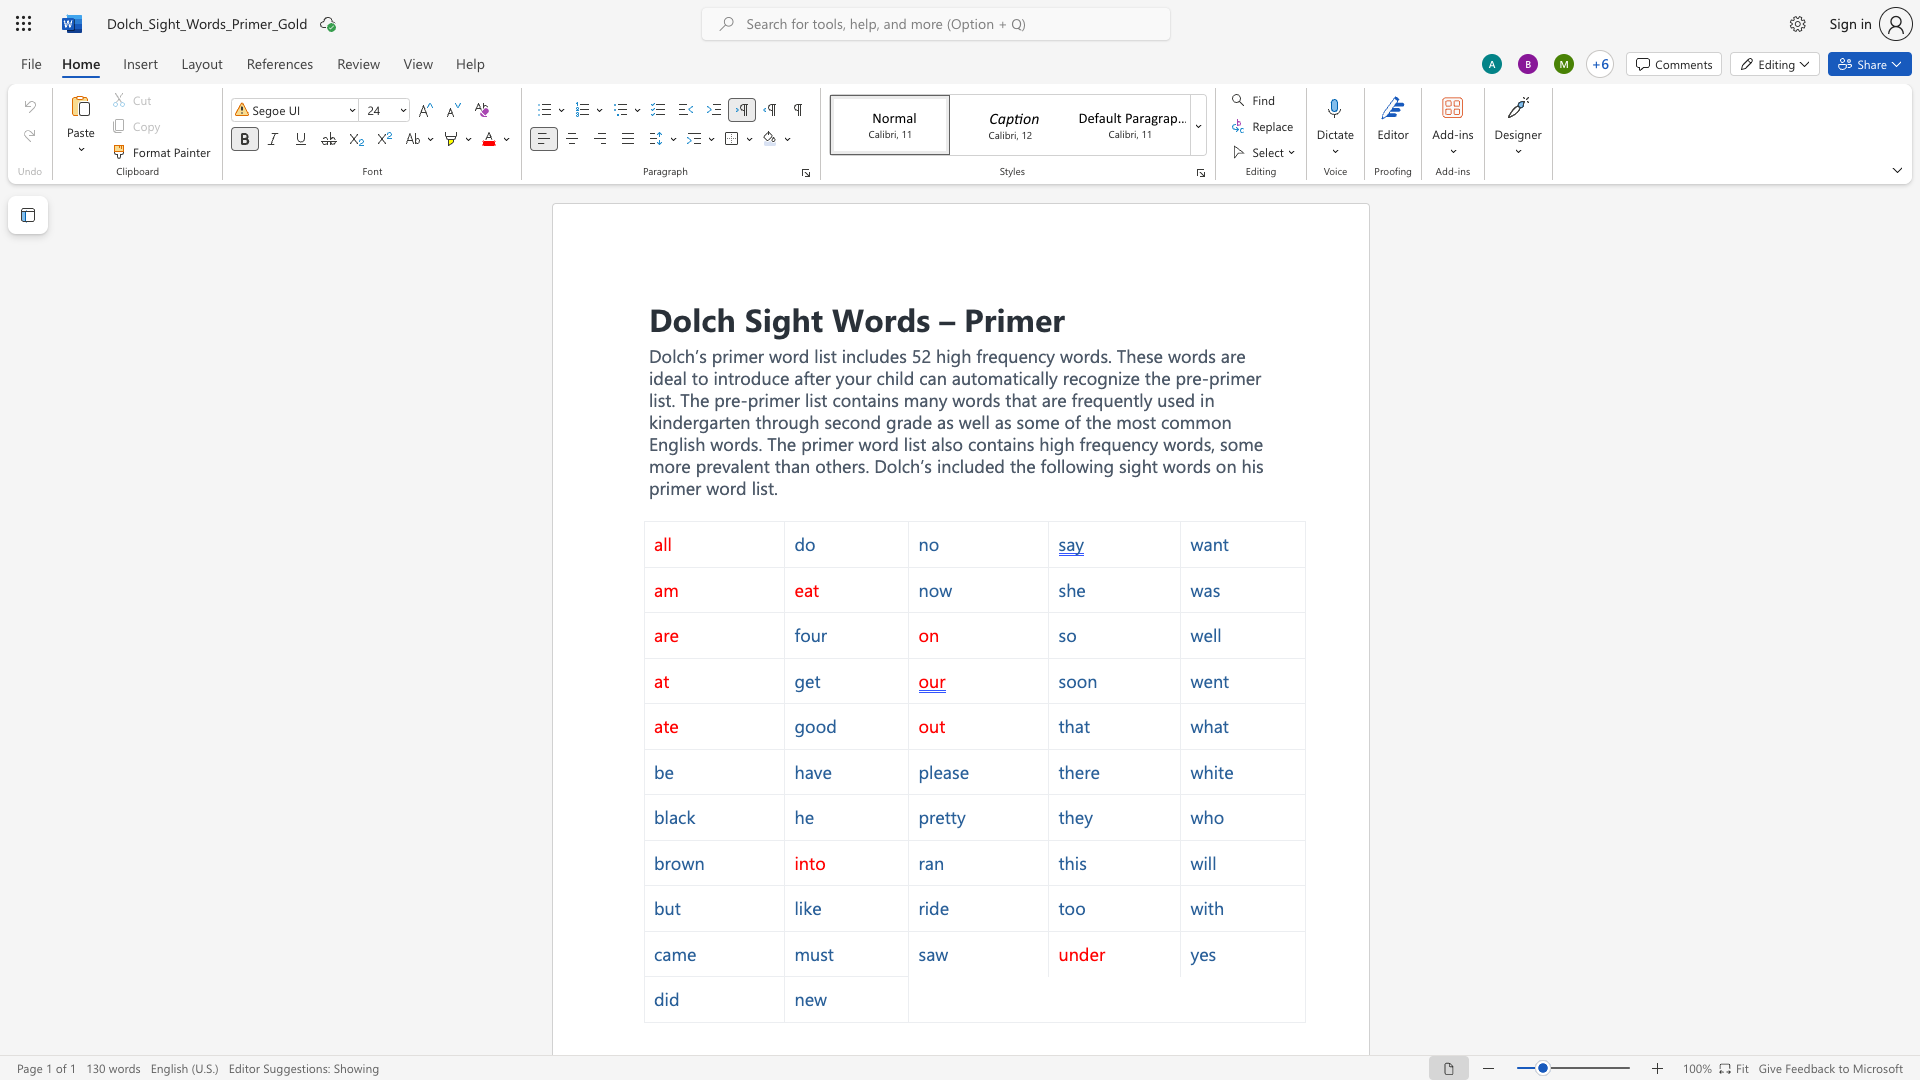  What do you see at coordinates (773, 317) in the screenshot?
I see `the space between the continuous character "i" and "g" in the text` at bounding box center [773, 317].